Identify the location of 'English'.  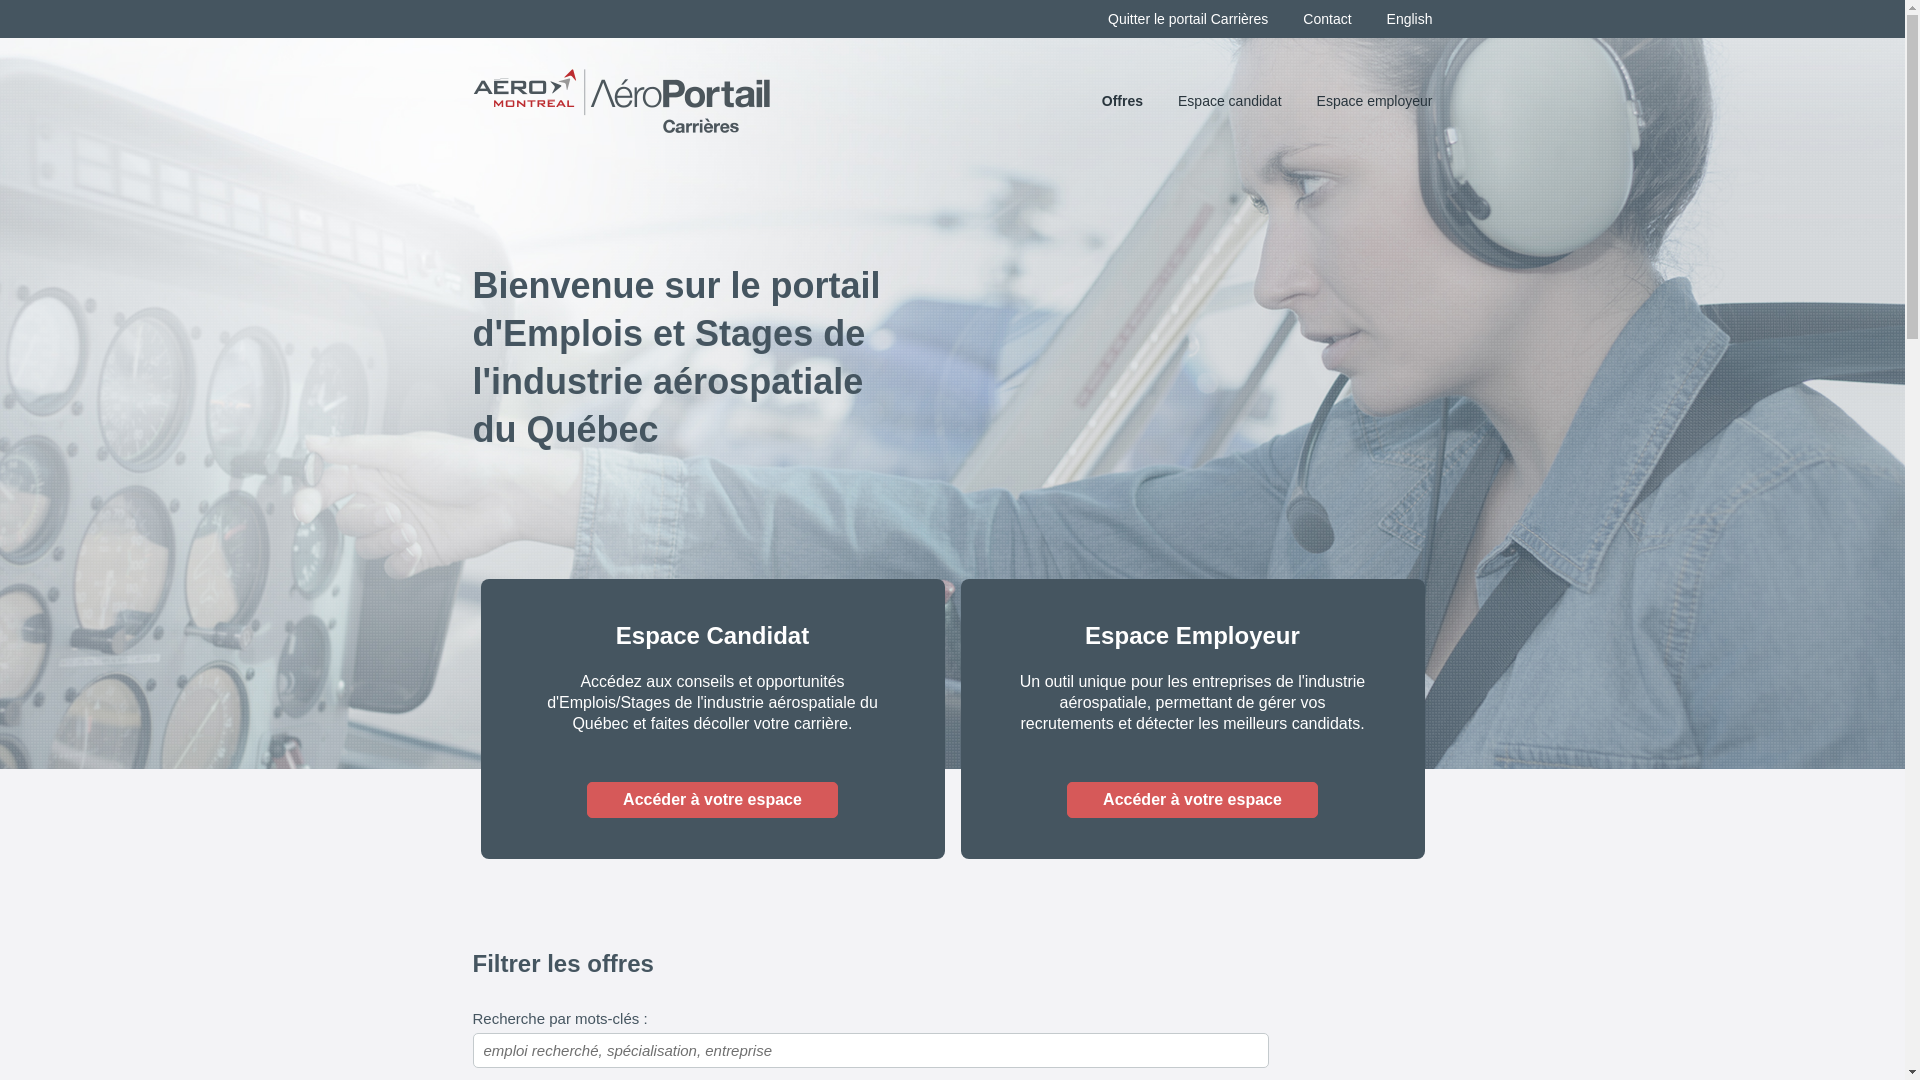
(1409, 19).